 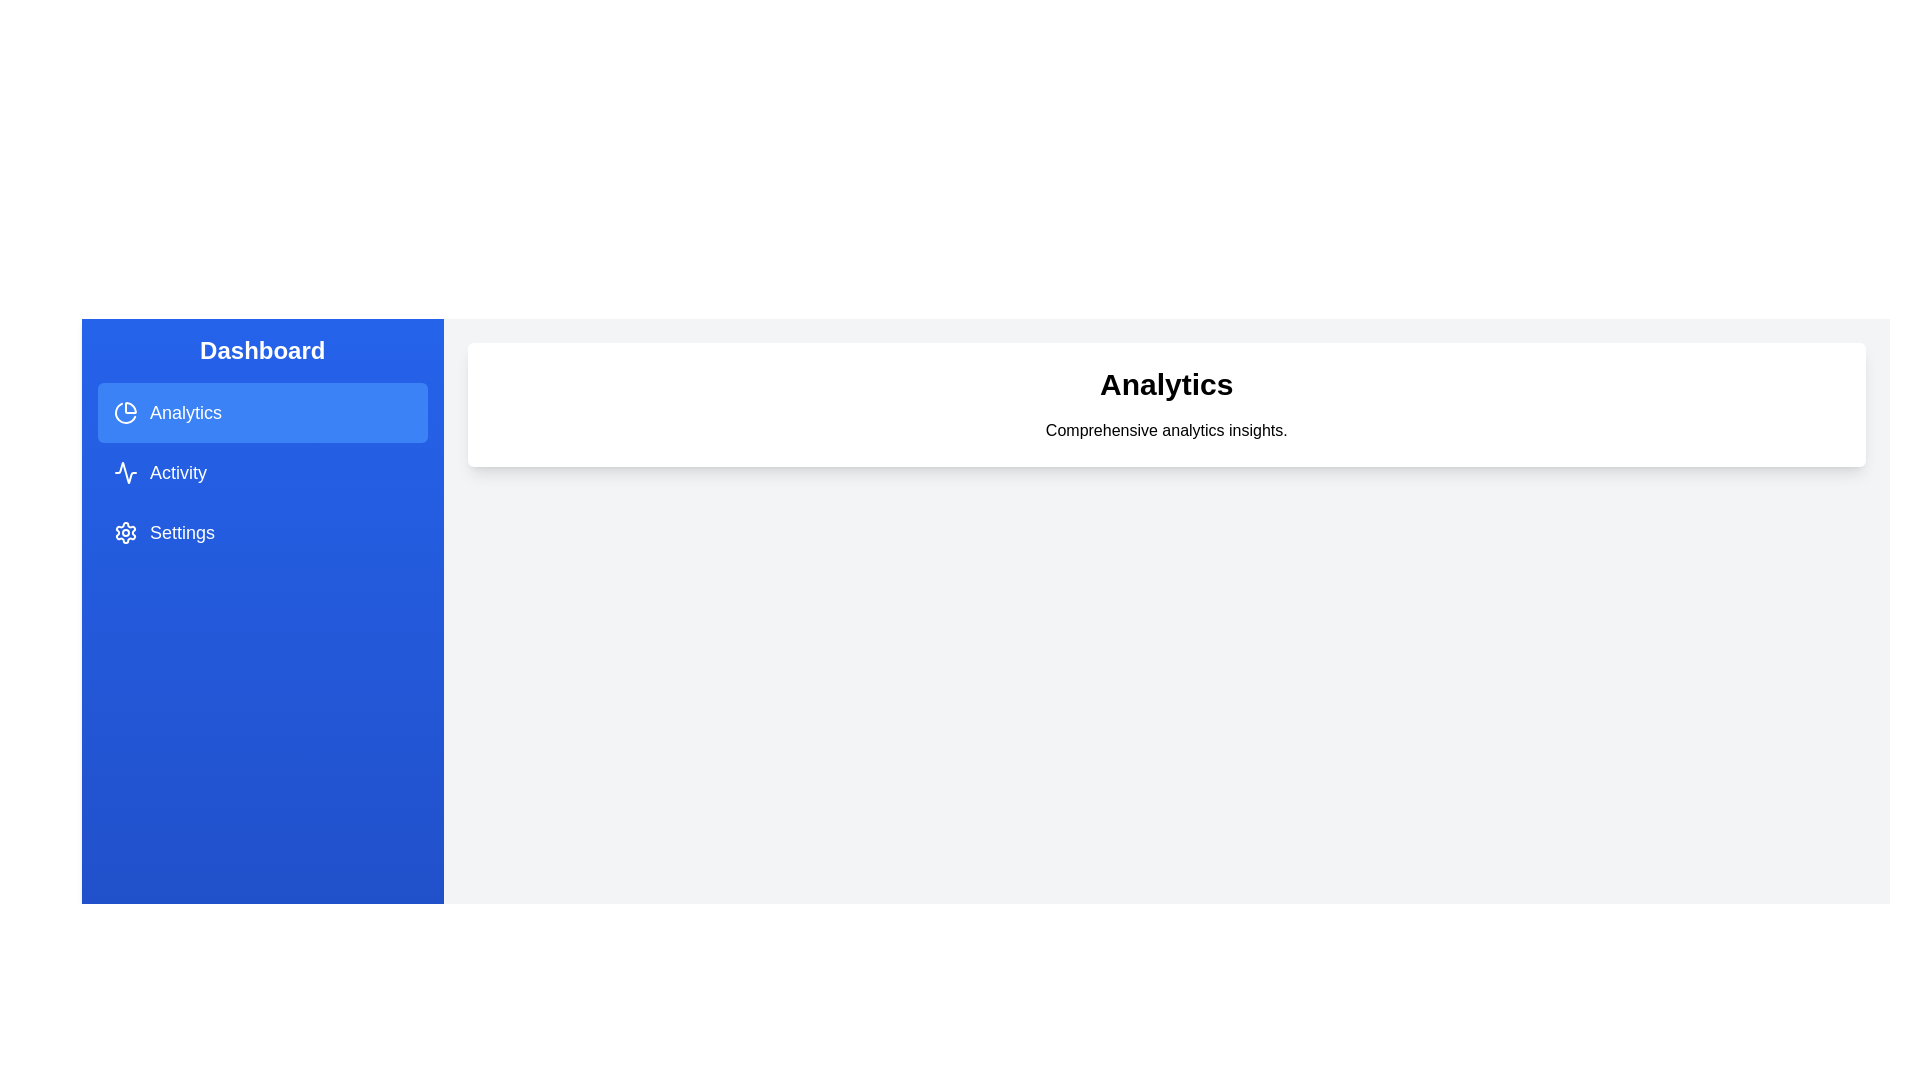 I want to click on the 'Settings' button in the vertical navigation menu, so click(x=261, y=531).